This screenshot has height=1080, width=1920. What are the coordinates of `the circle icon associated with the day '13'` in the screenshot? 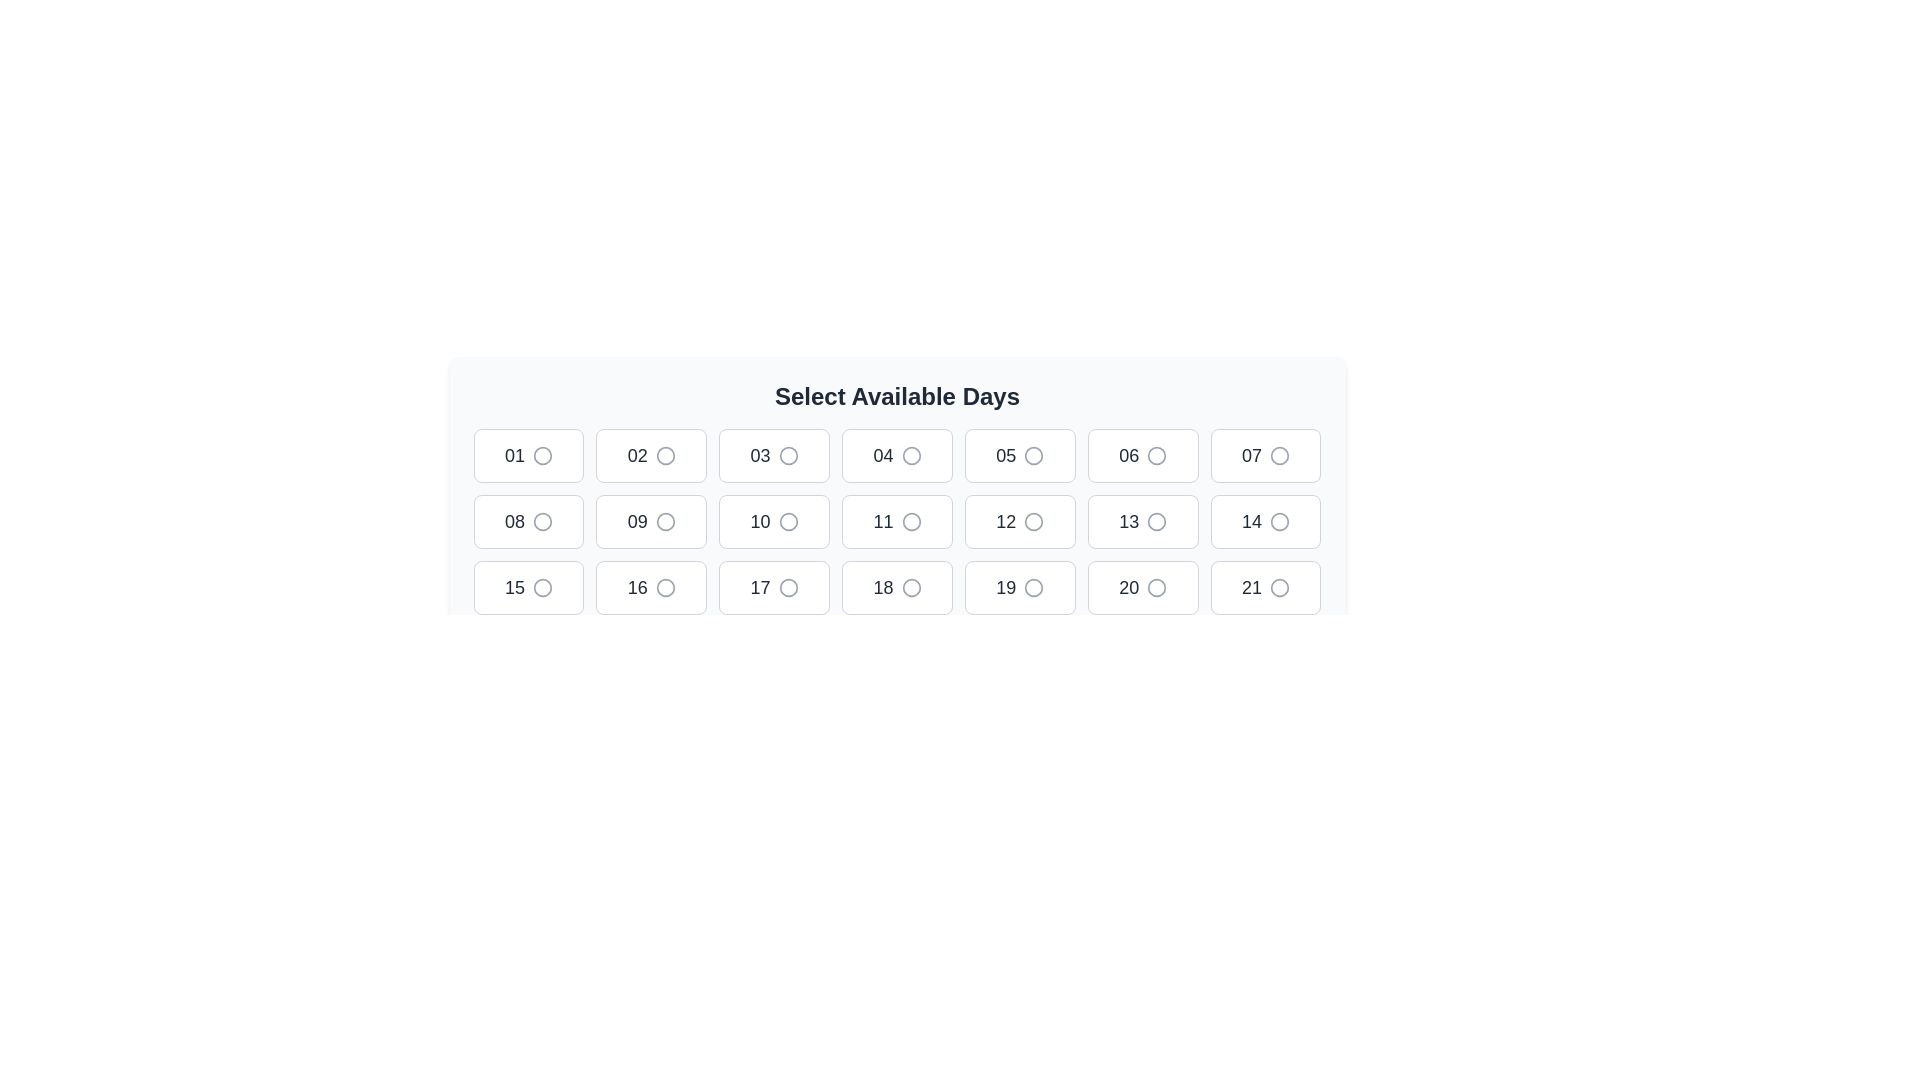 It's located at (1157, 520).